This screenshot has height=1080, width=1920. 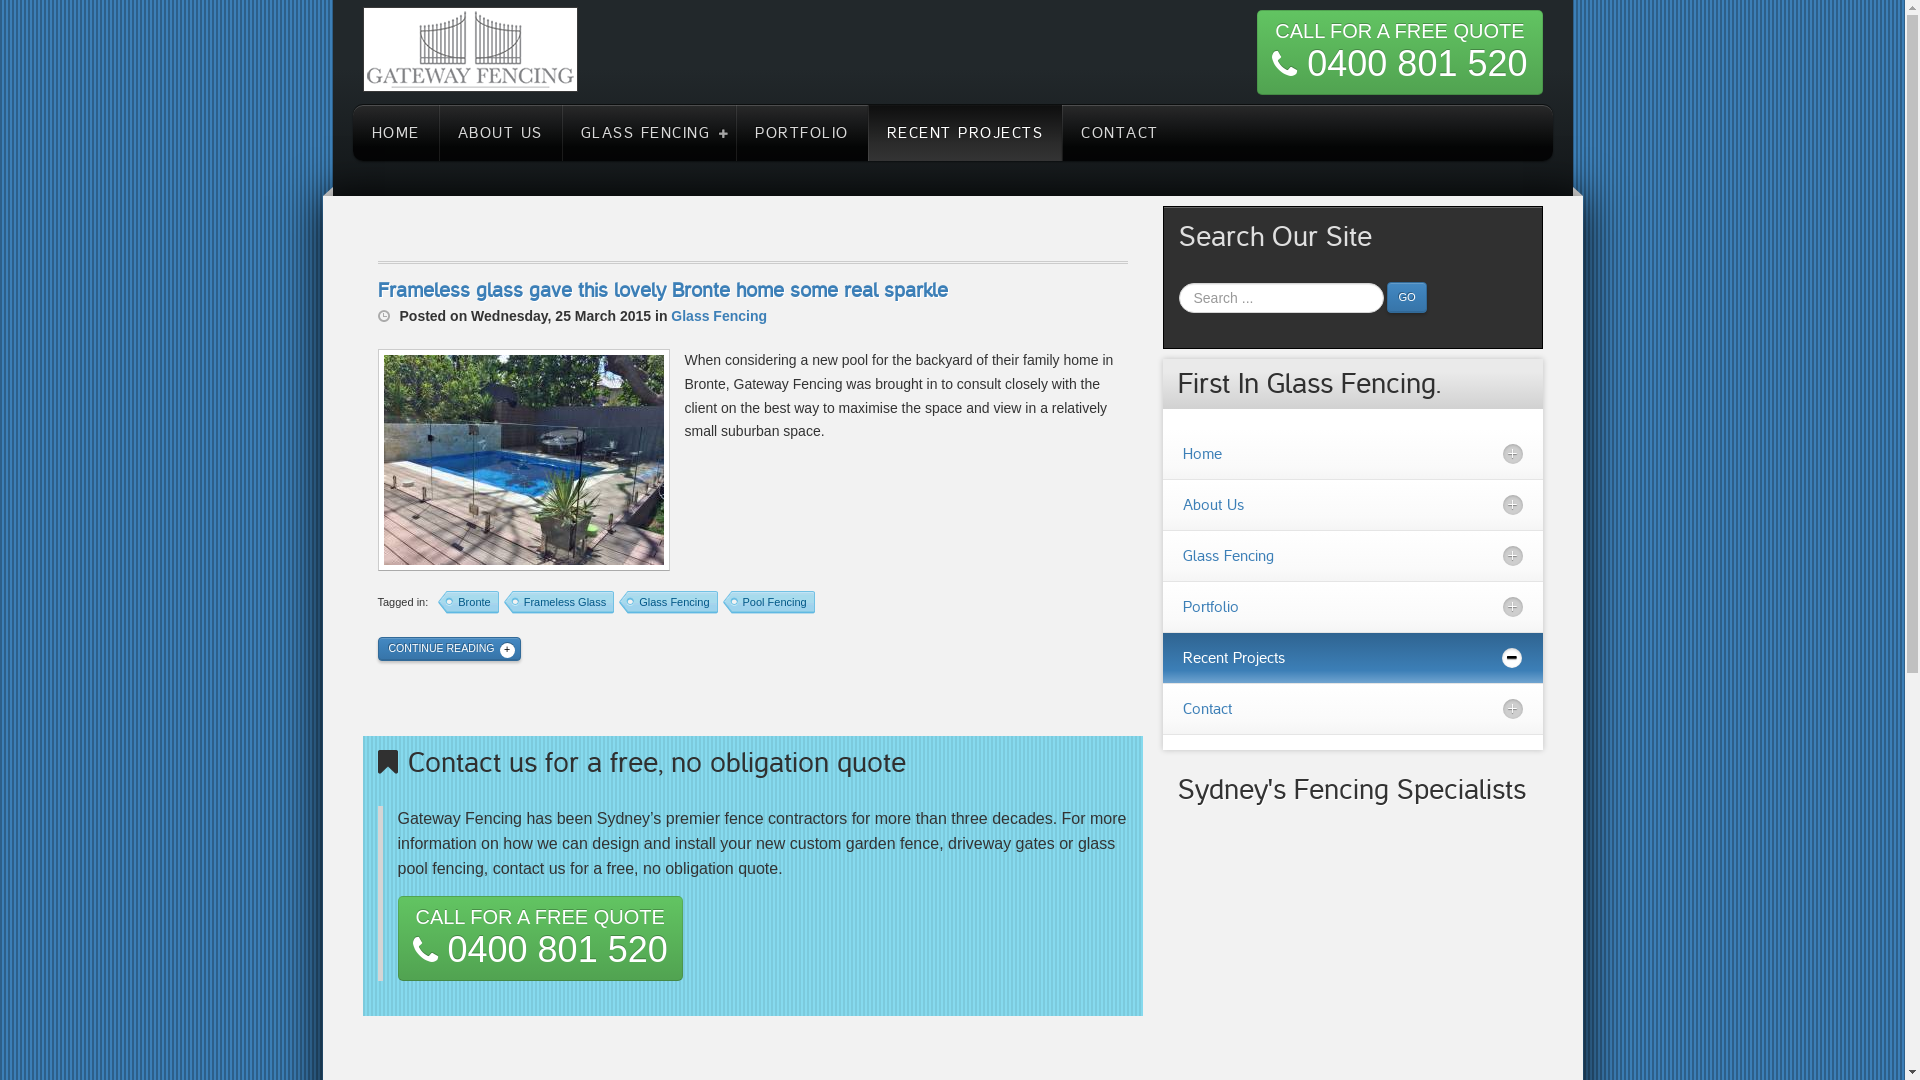 What do you see at coordinates (1352, 605) in the screenshot?
I see `'Portfolio'` at bounding box center [1352, 605].